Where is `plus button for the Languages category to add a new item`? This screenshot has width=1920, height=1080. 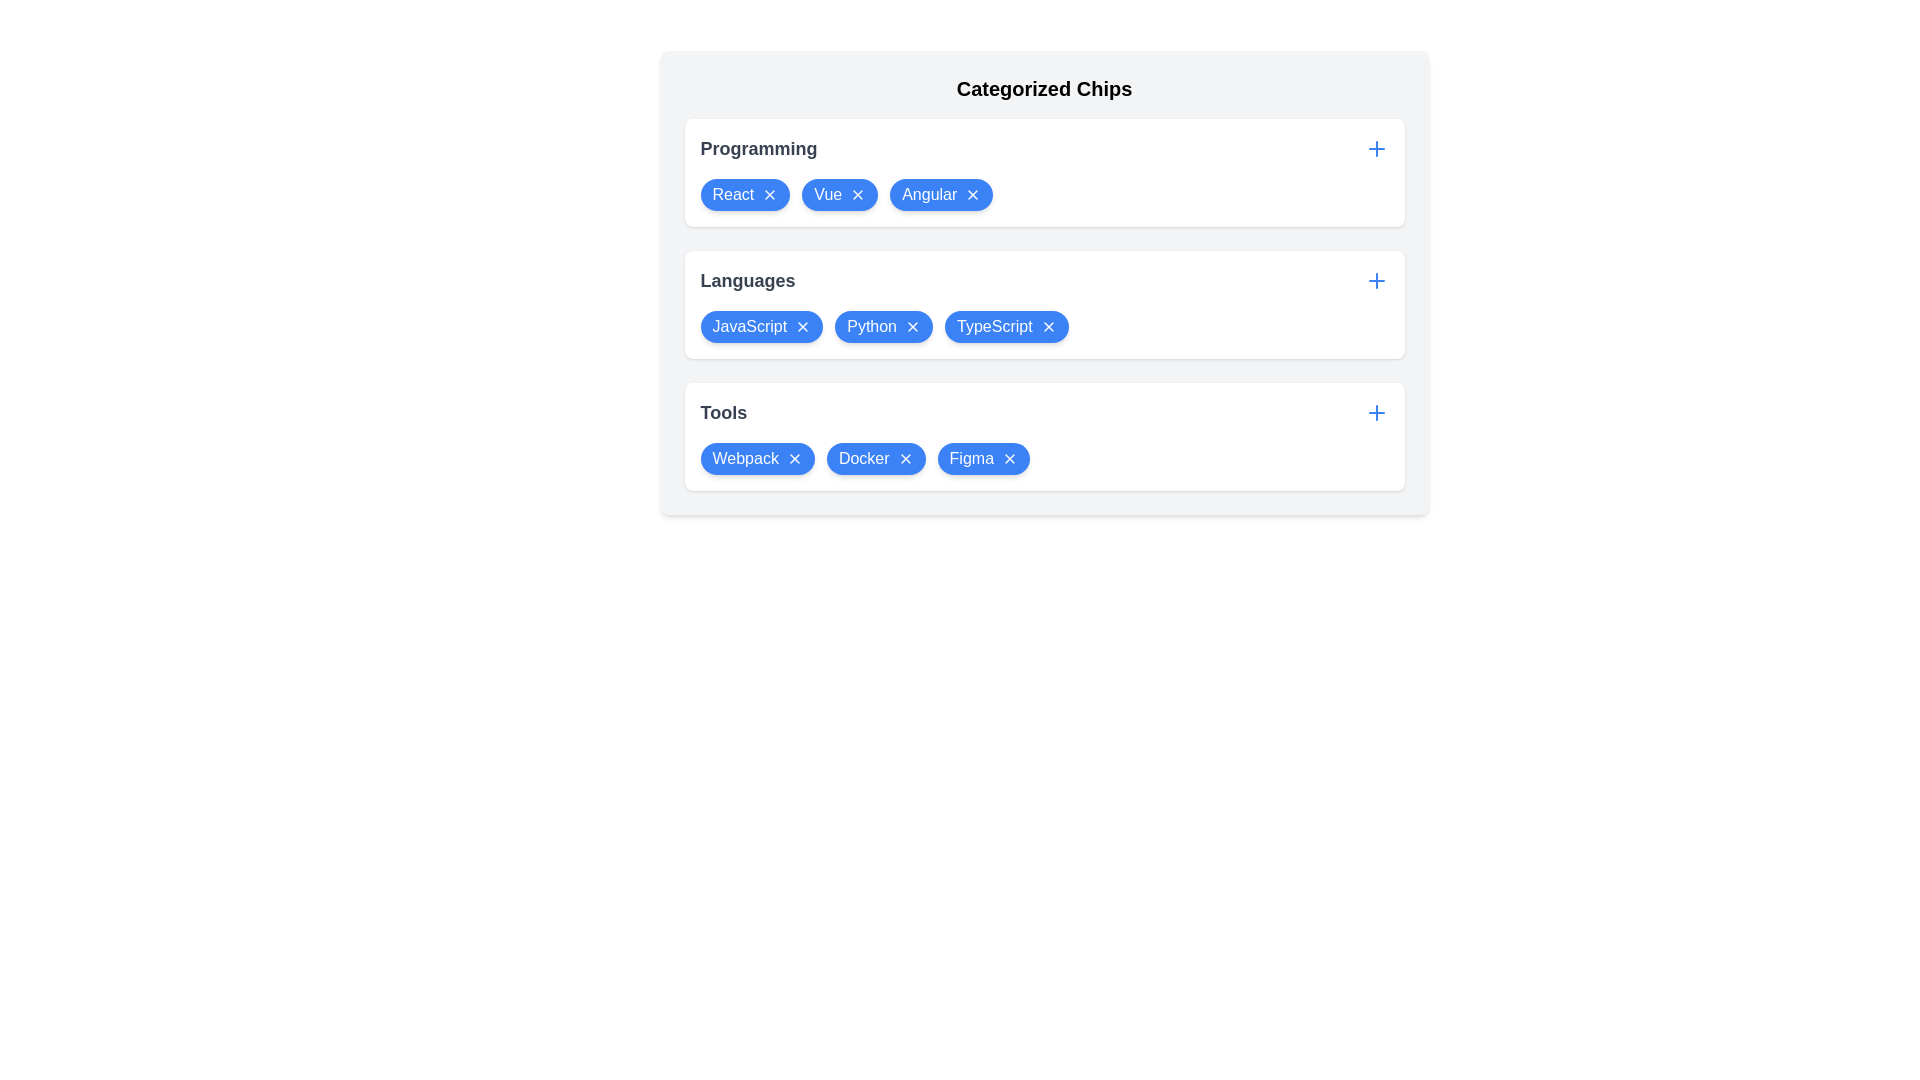
plus button for the Languages category to add a new item is located at coordinates (1375, 281).